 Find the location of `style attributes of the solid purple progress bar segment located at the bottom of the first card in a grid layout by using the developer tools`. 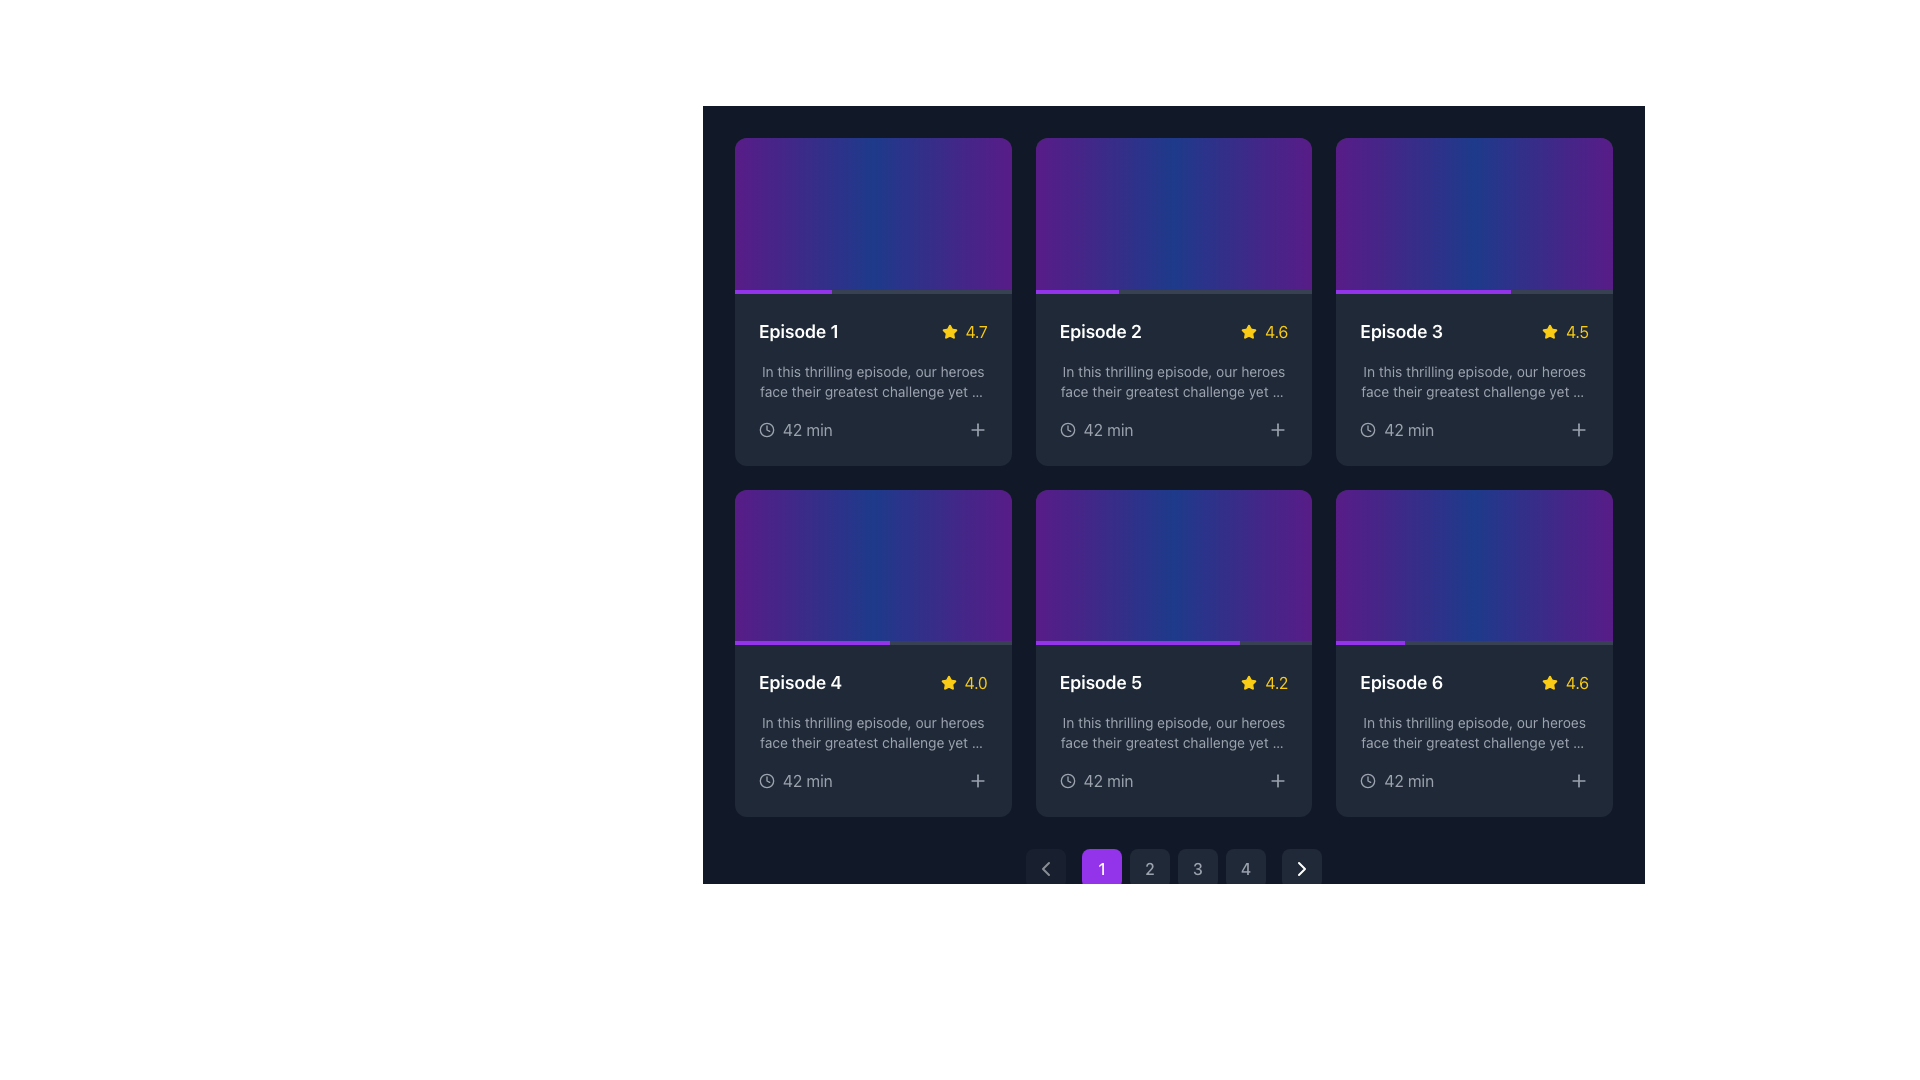

style attributes of the solid purple progress bar segment located at the bottom of the first card in a grid layout by using the developer tools is located at coordinates (782, 291).